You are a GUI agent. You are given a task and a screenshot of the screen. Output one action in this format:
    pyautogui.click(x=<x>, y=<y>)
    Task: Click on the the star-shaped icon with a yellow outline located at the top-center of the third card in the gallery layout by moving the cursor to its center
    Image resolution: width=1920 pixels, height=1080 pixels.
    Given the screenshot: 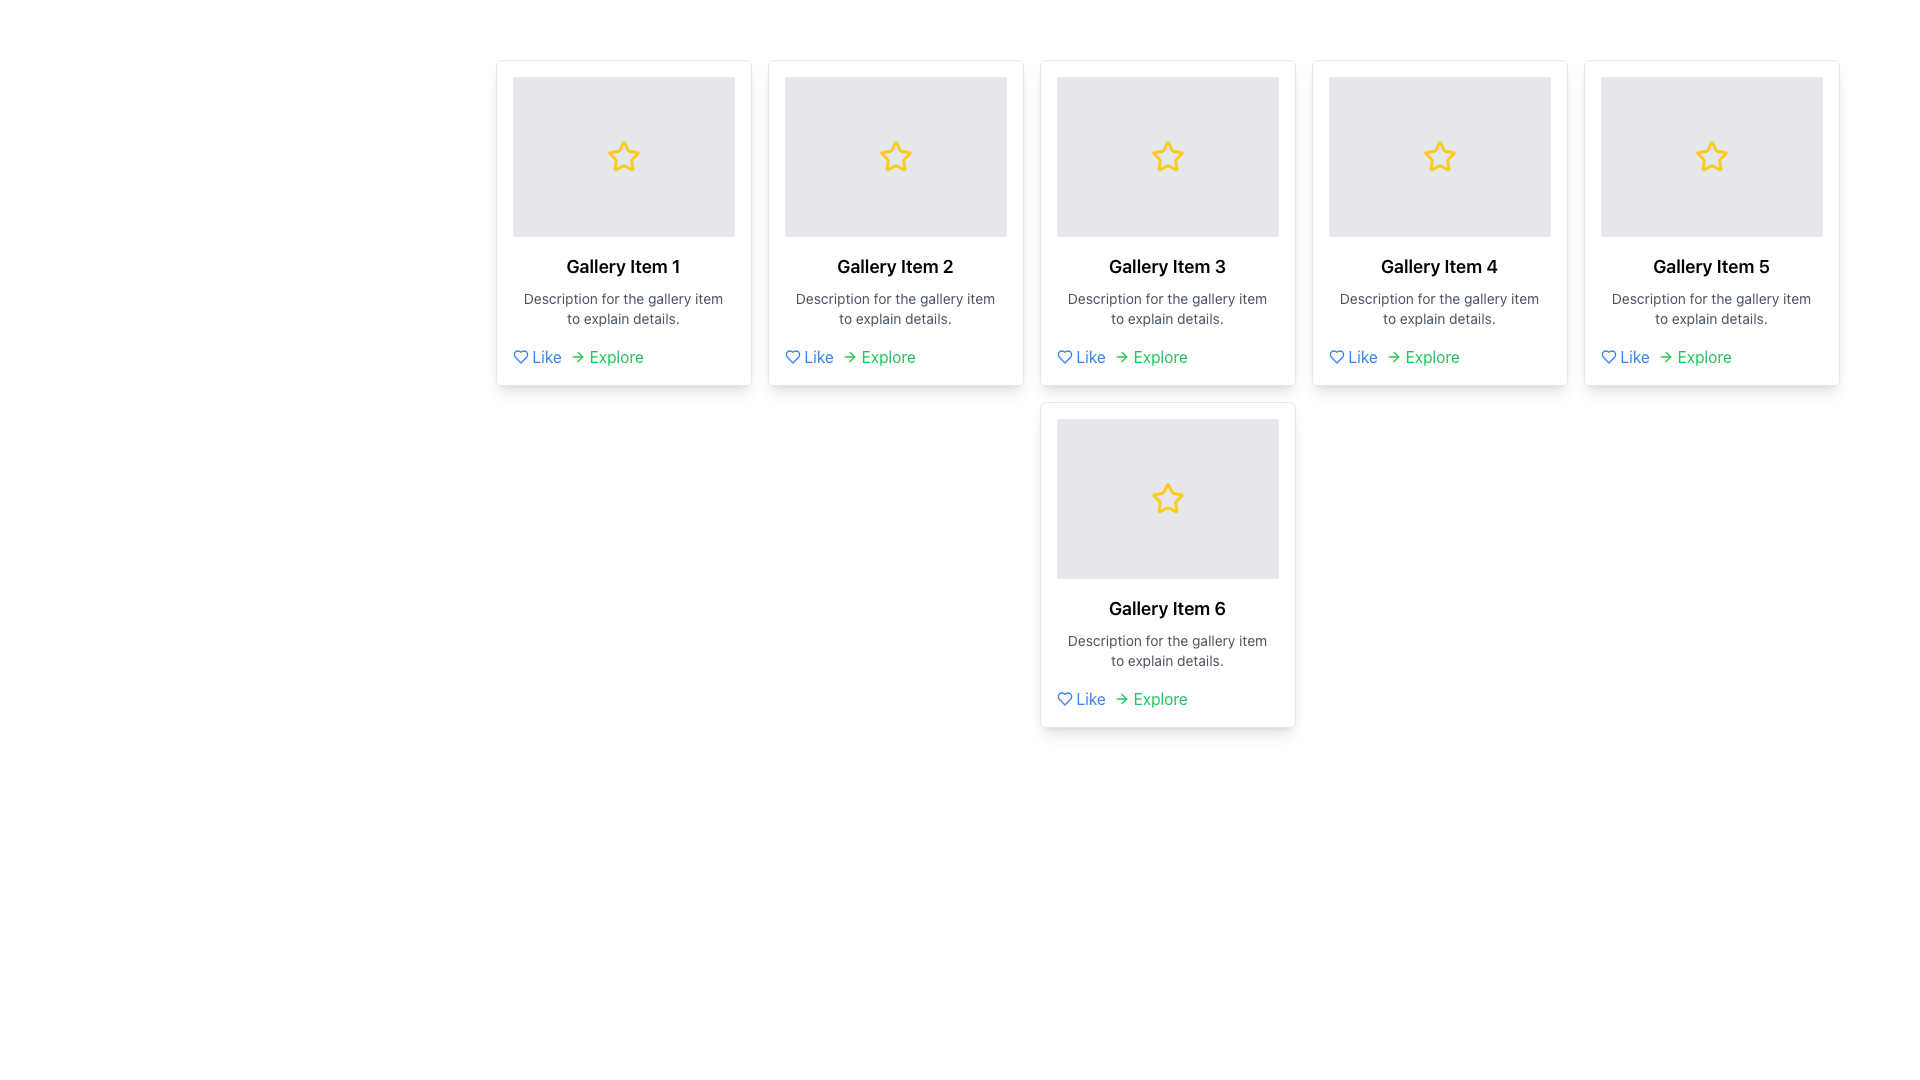 What is the action you would take?
    pyautogui.click(x=1167, y=156)
    